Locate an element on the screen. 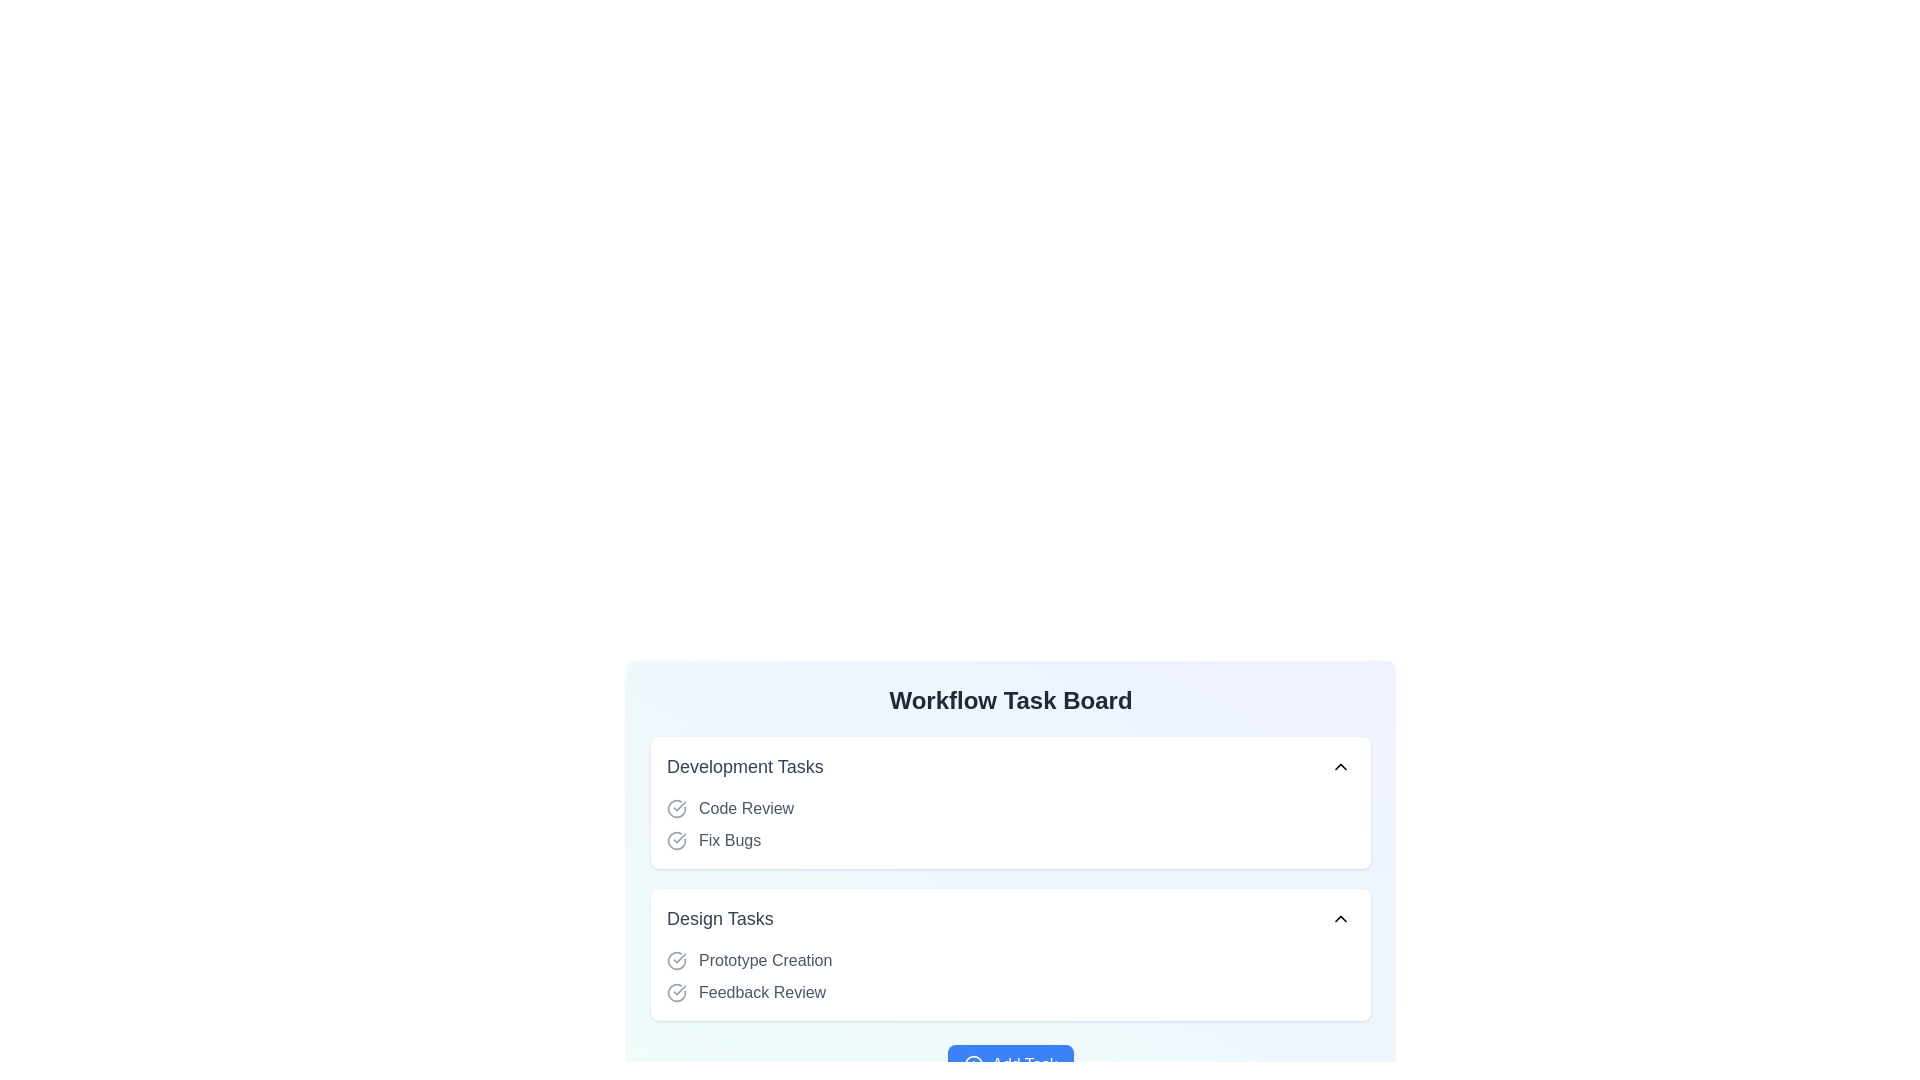  the content-collapse icon button located at the top-right corner of the 'Development Tasks' section on the workflow task board interface is located at coordinates (1340, 766).